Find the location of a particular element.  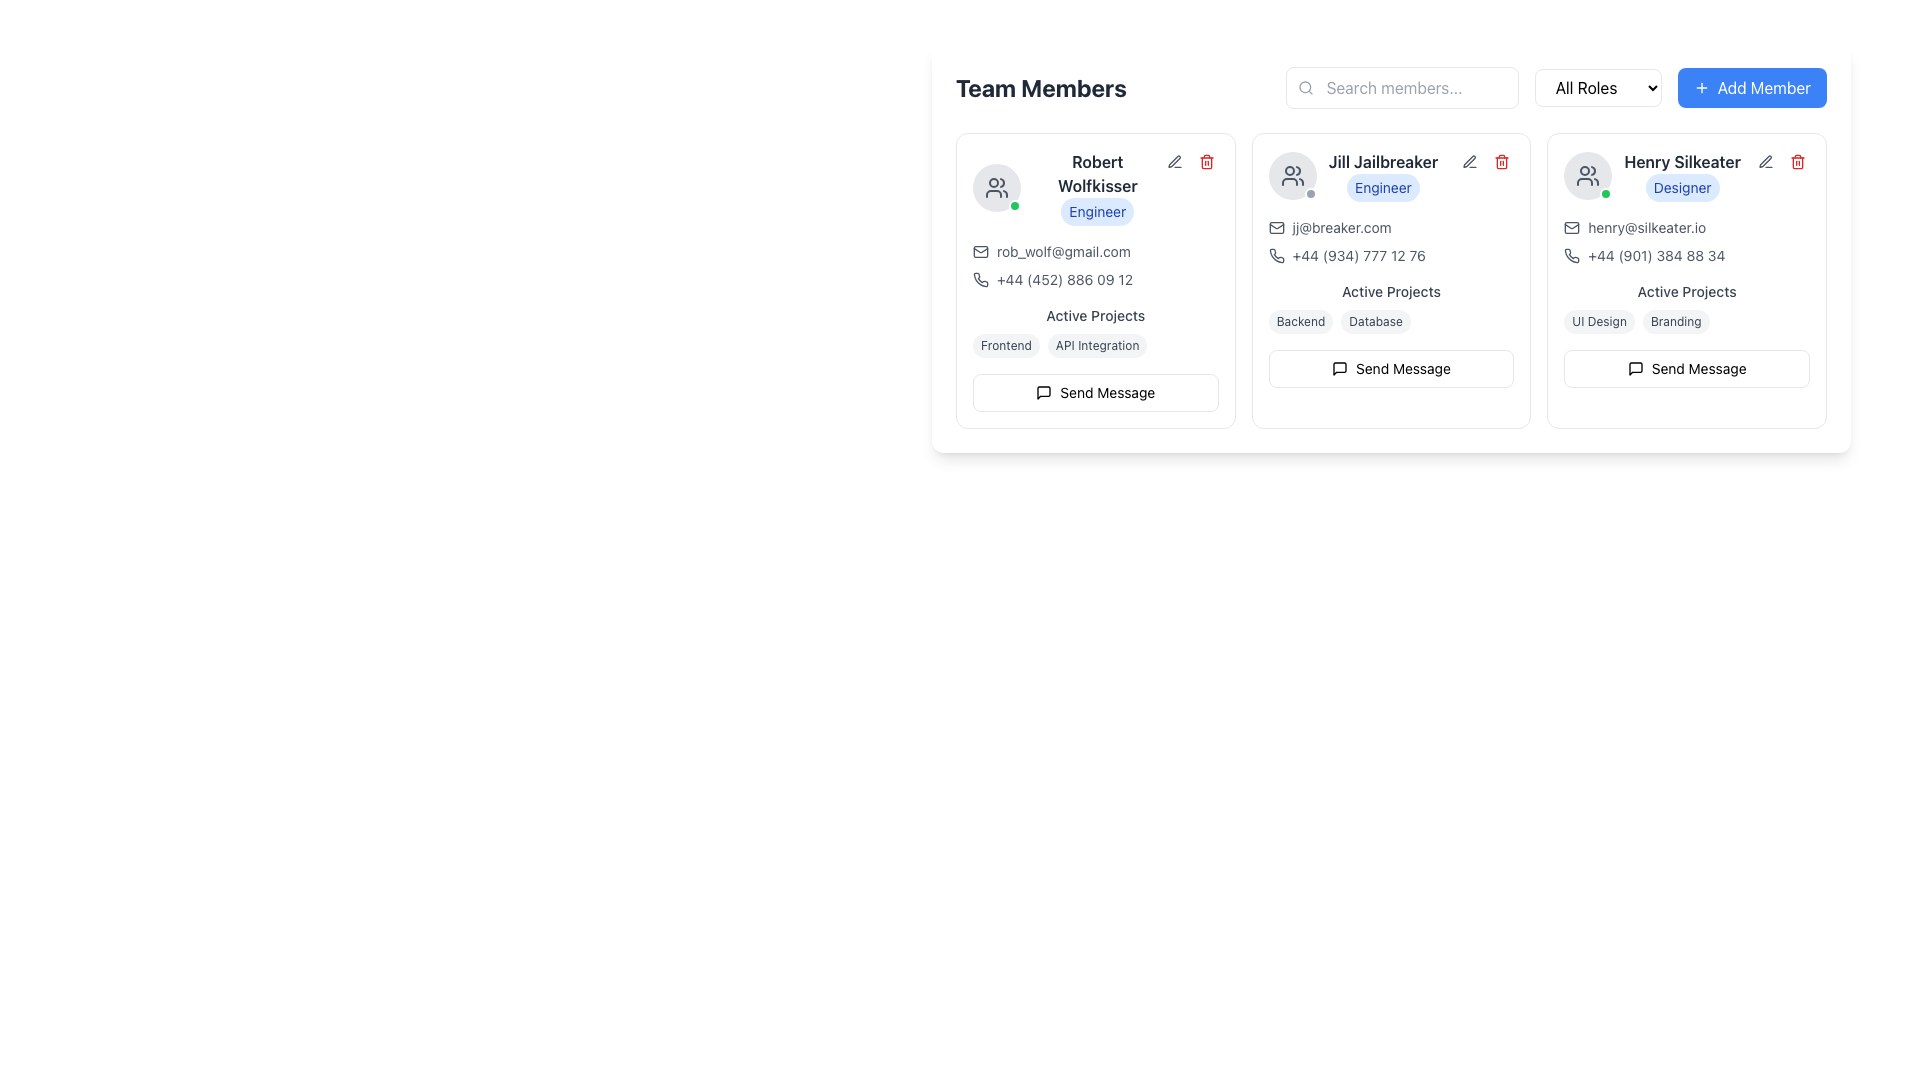

'Send Message' label text to understand the button's function, which allows users to send a message to Robert Wolfkisser is located at coordinates (1106, 393).